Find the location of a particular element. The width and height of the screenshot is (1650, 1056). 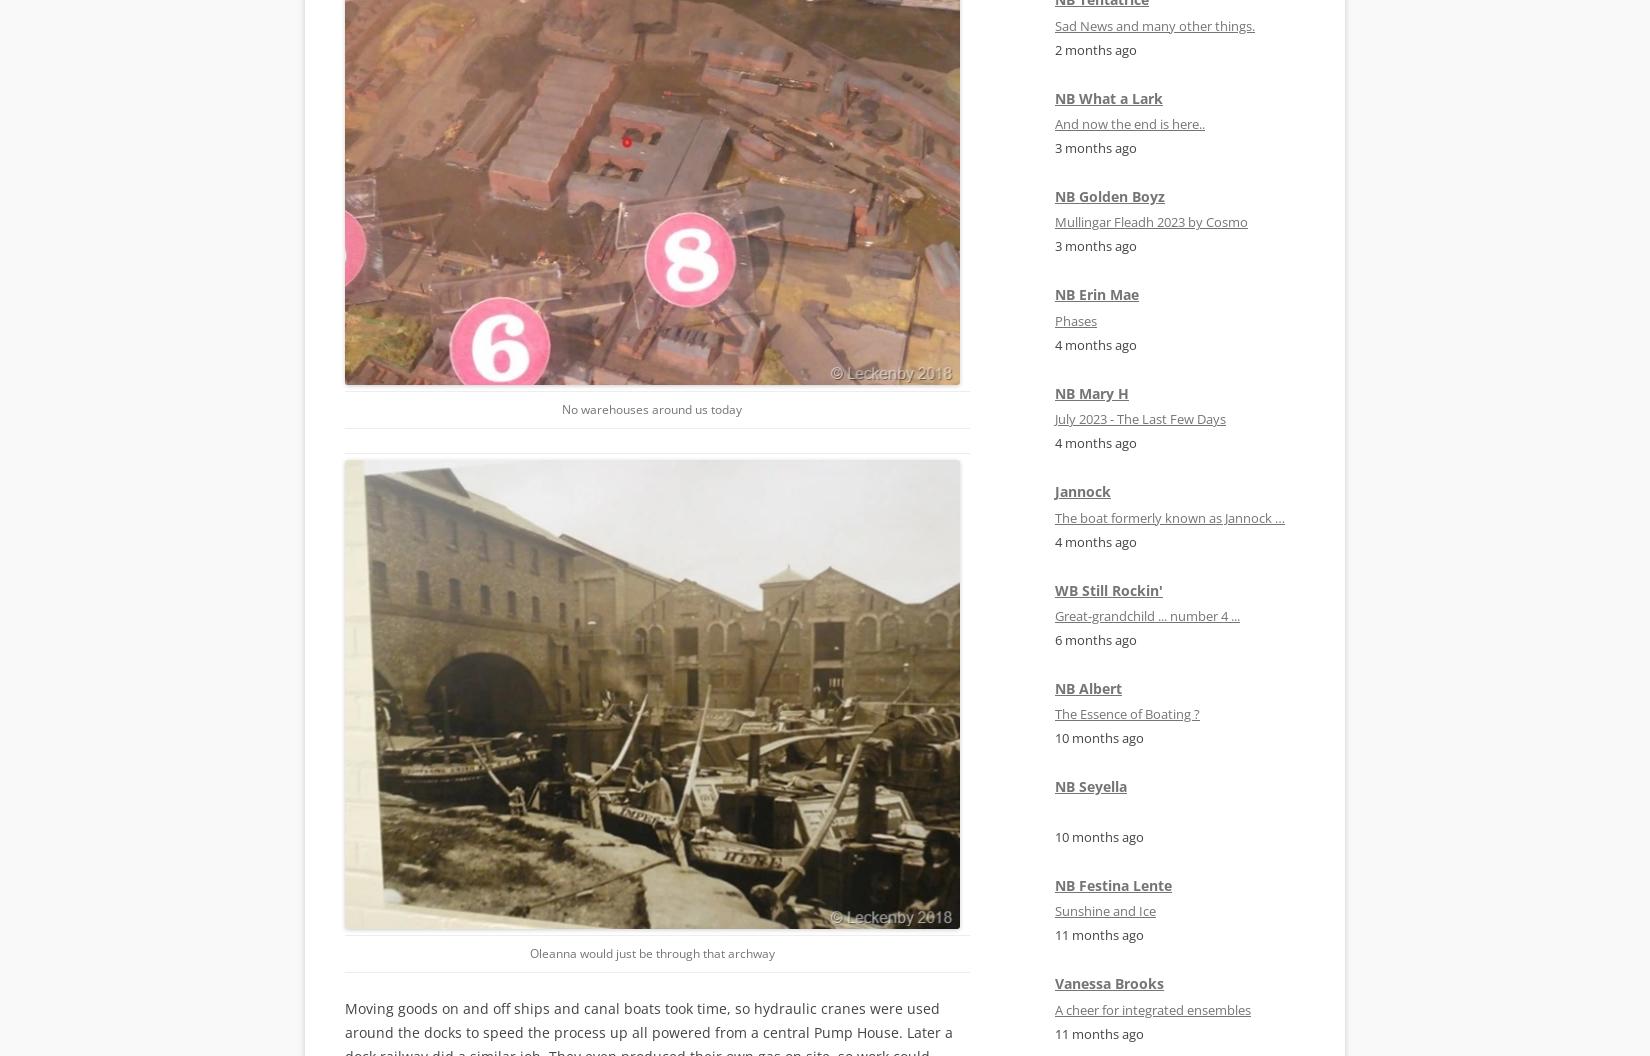

'Phases' is located at coordinates (1075, 319).